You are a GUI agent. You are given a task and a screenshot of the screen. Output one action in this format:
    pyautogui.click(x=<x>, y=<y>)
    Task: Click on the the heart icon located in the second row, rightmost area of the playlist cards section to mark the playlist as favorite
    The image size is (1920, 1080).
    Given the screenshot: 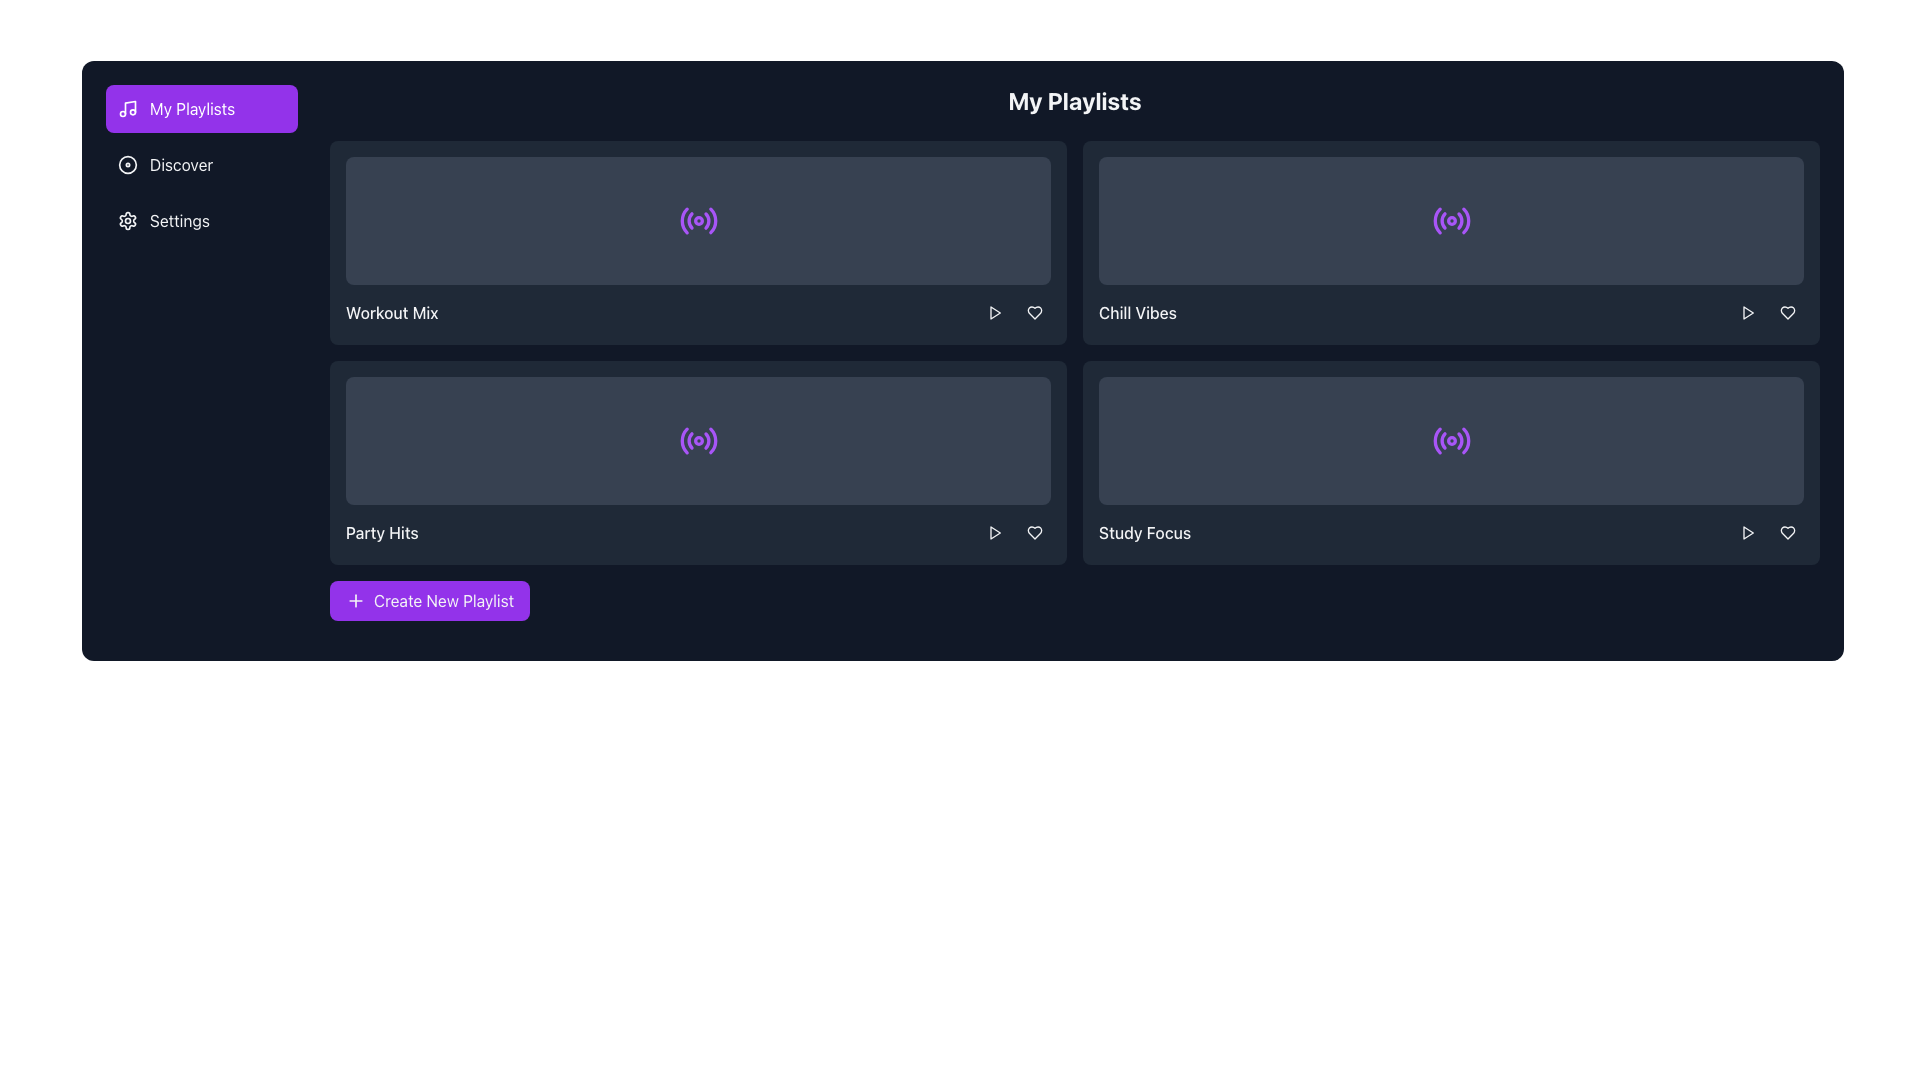 What is the action you would take?
    pyautogui.click(x=1788, y=312)
    